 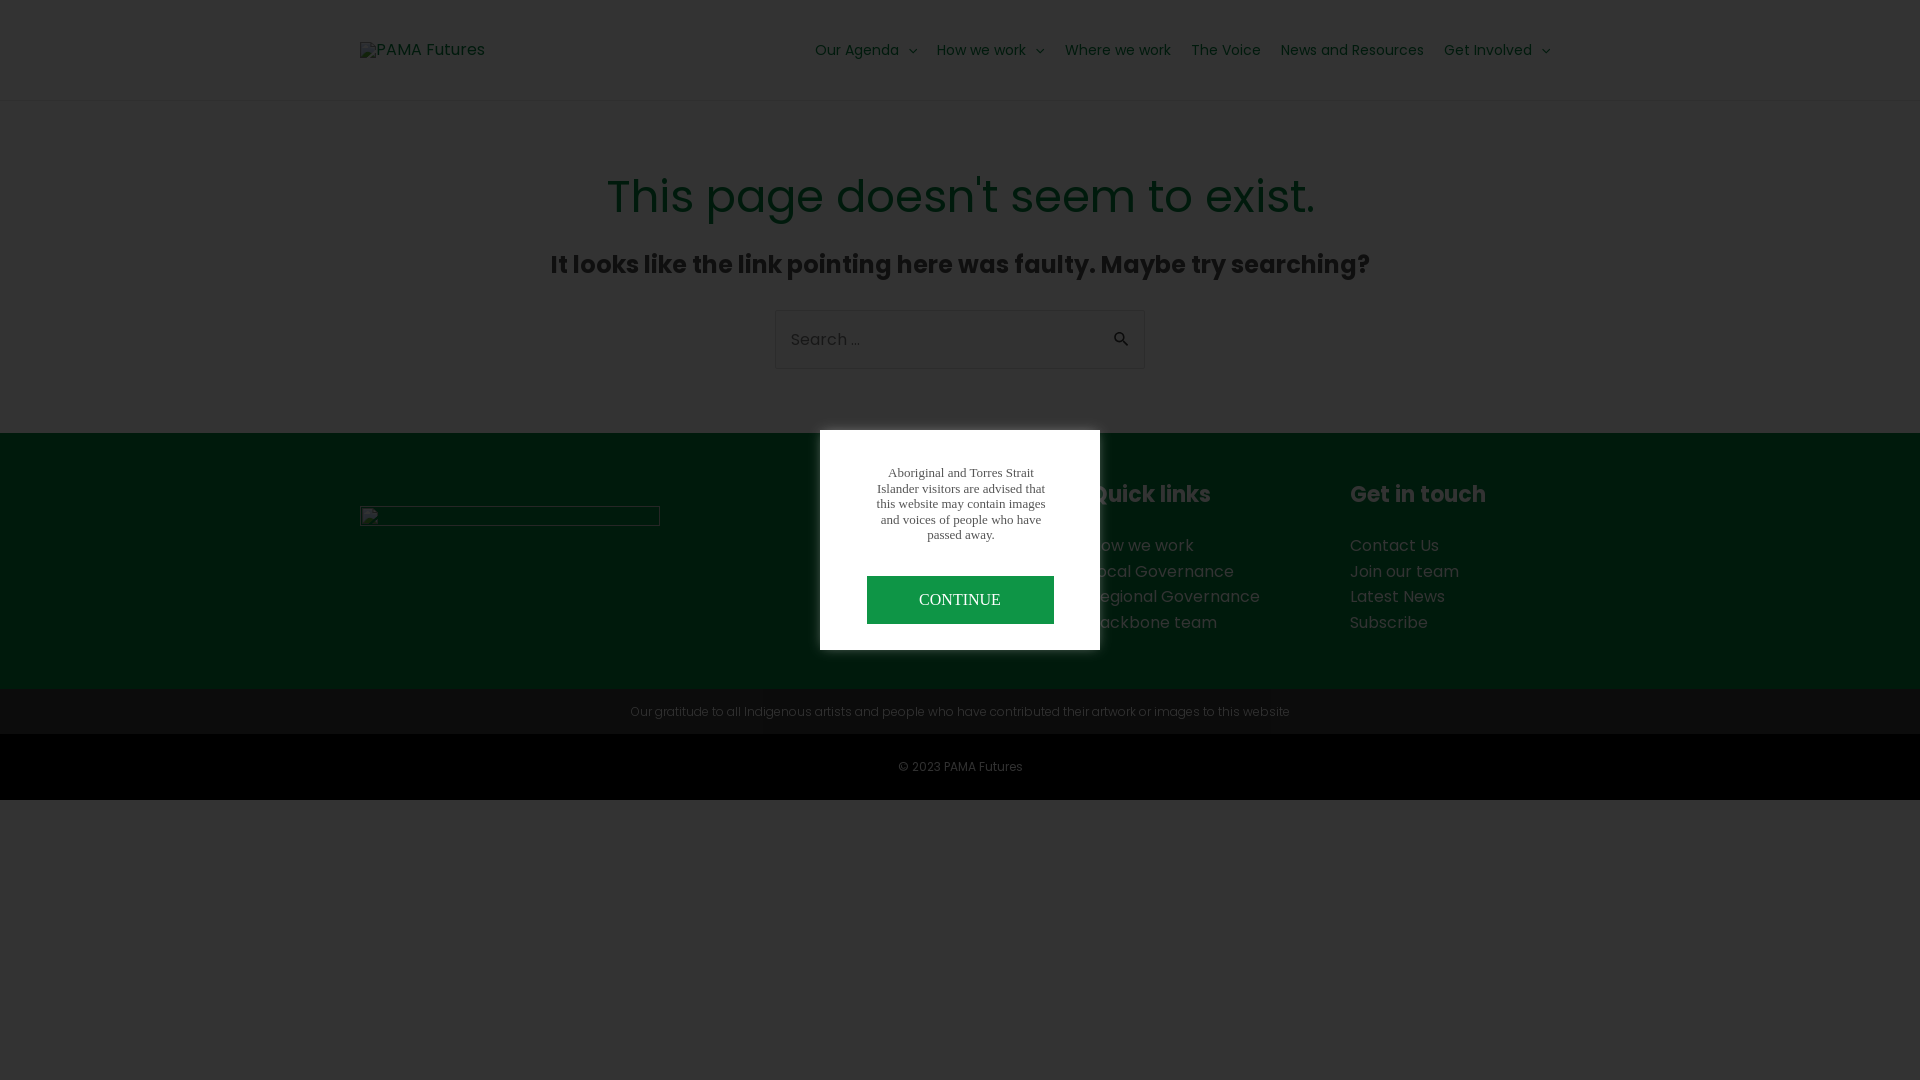 I want to click on 'Join our team', so click(x=1403, y=571).